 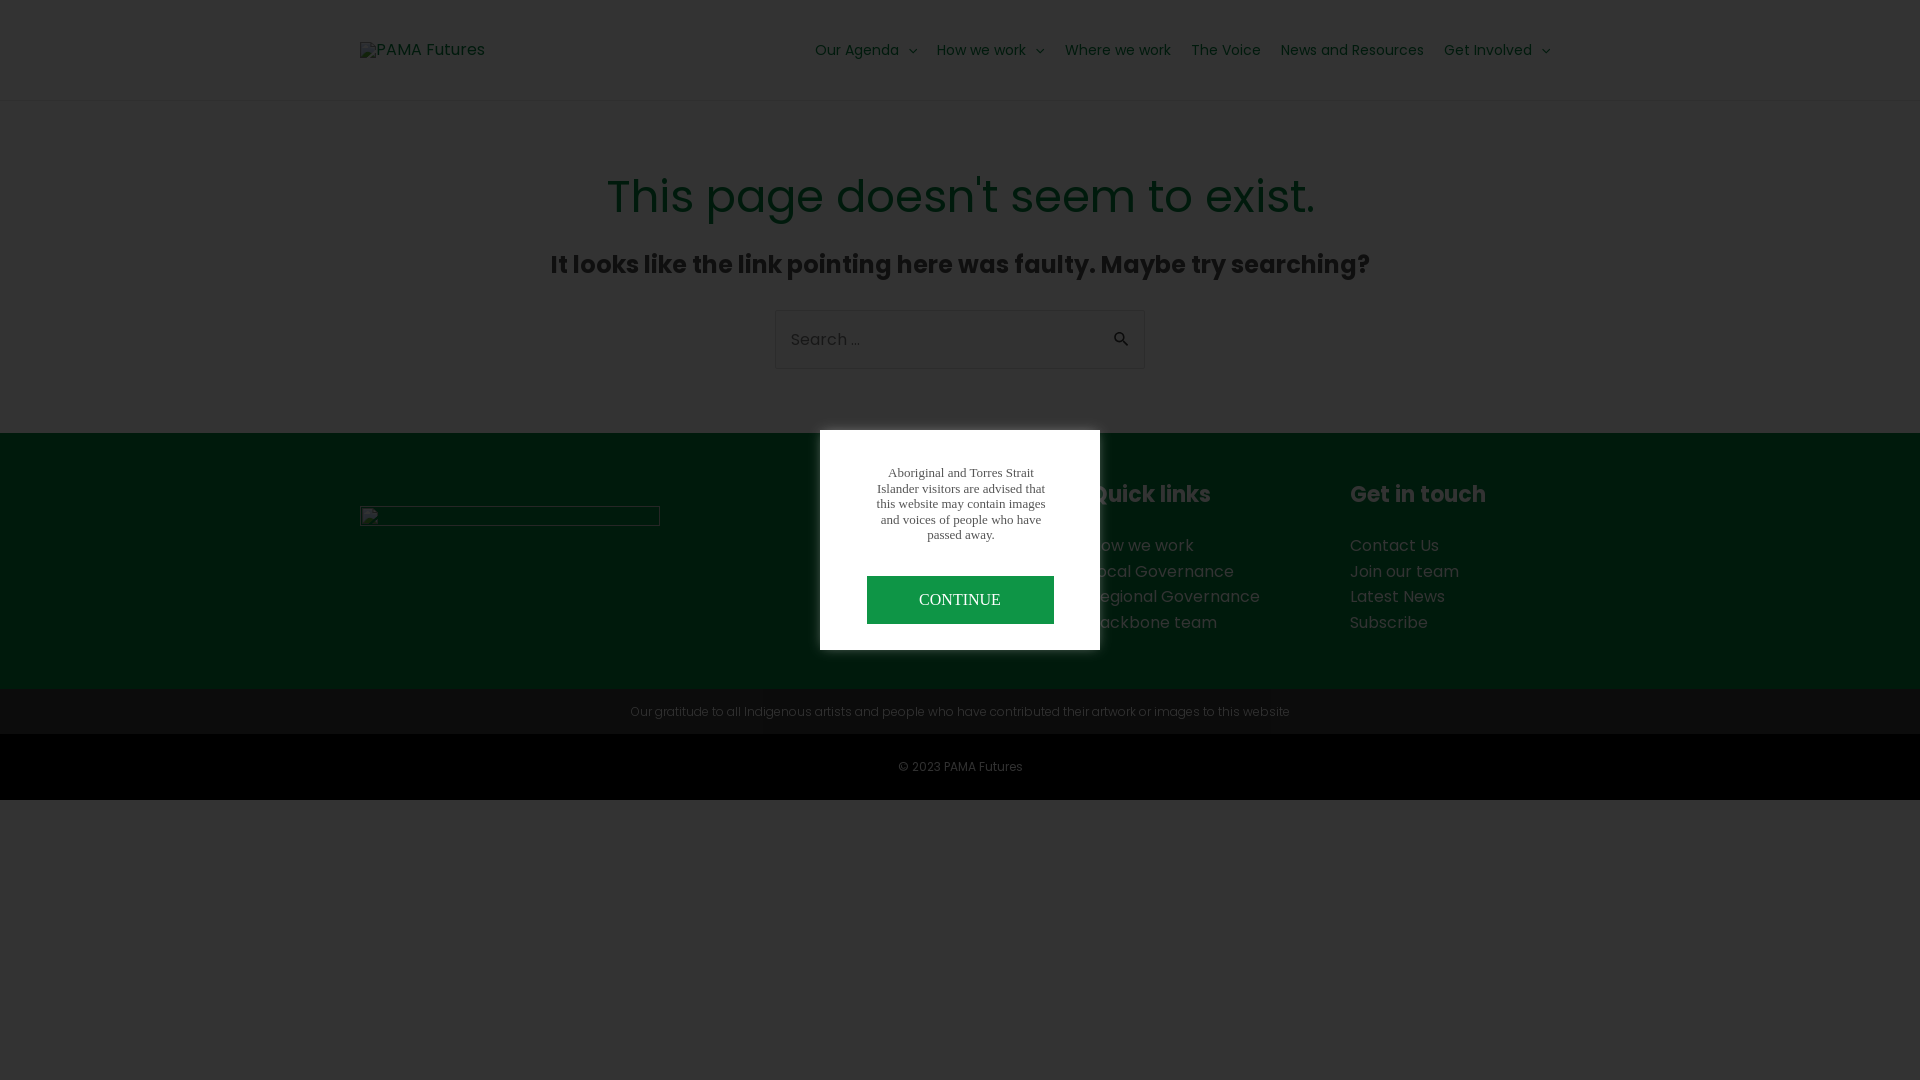 I want to click on 'Join our team', so click(x=1403, y=571).